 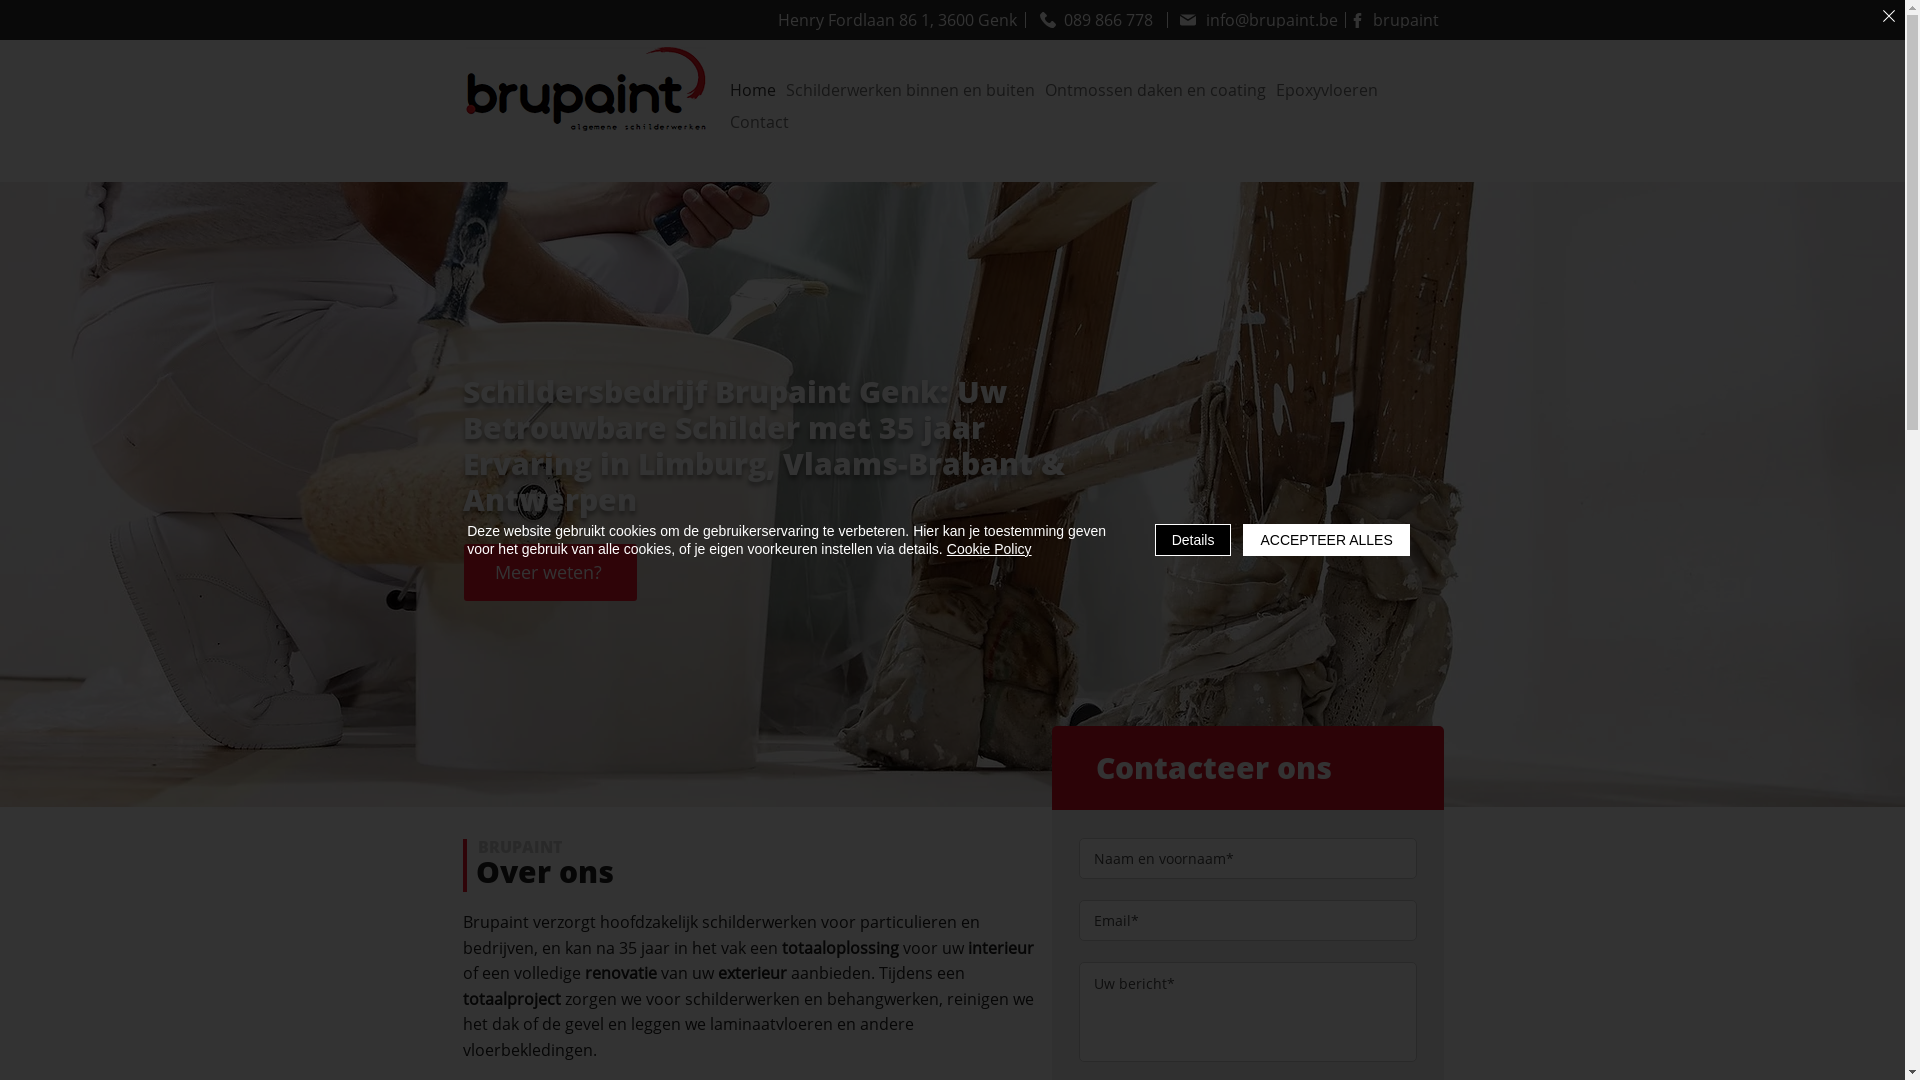 I want to click on 'Contact', so click(x=758, y=122).